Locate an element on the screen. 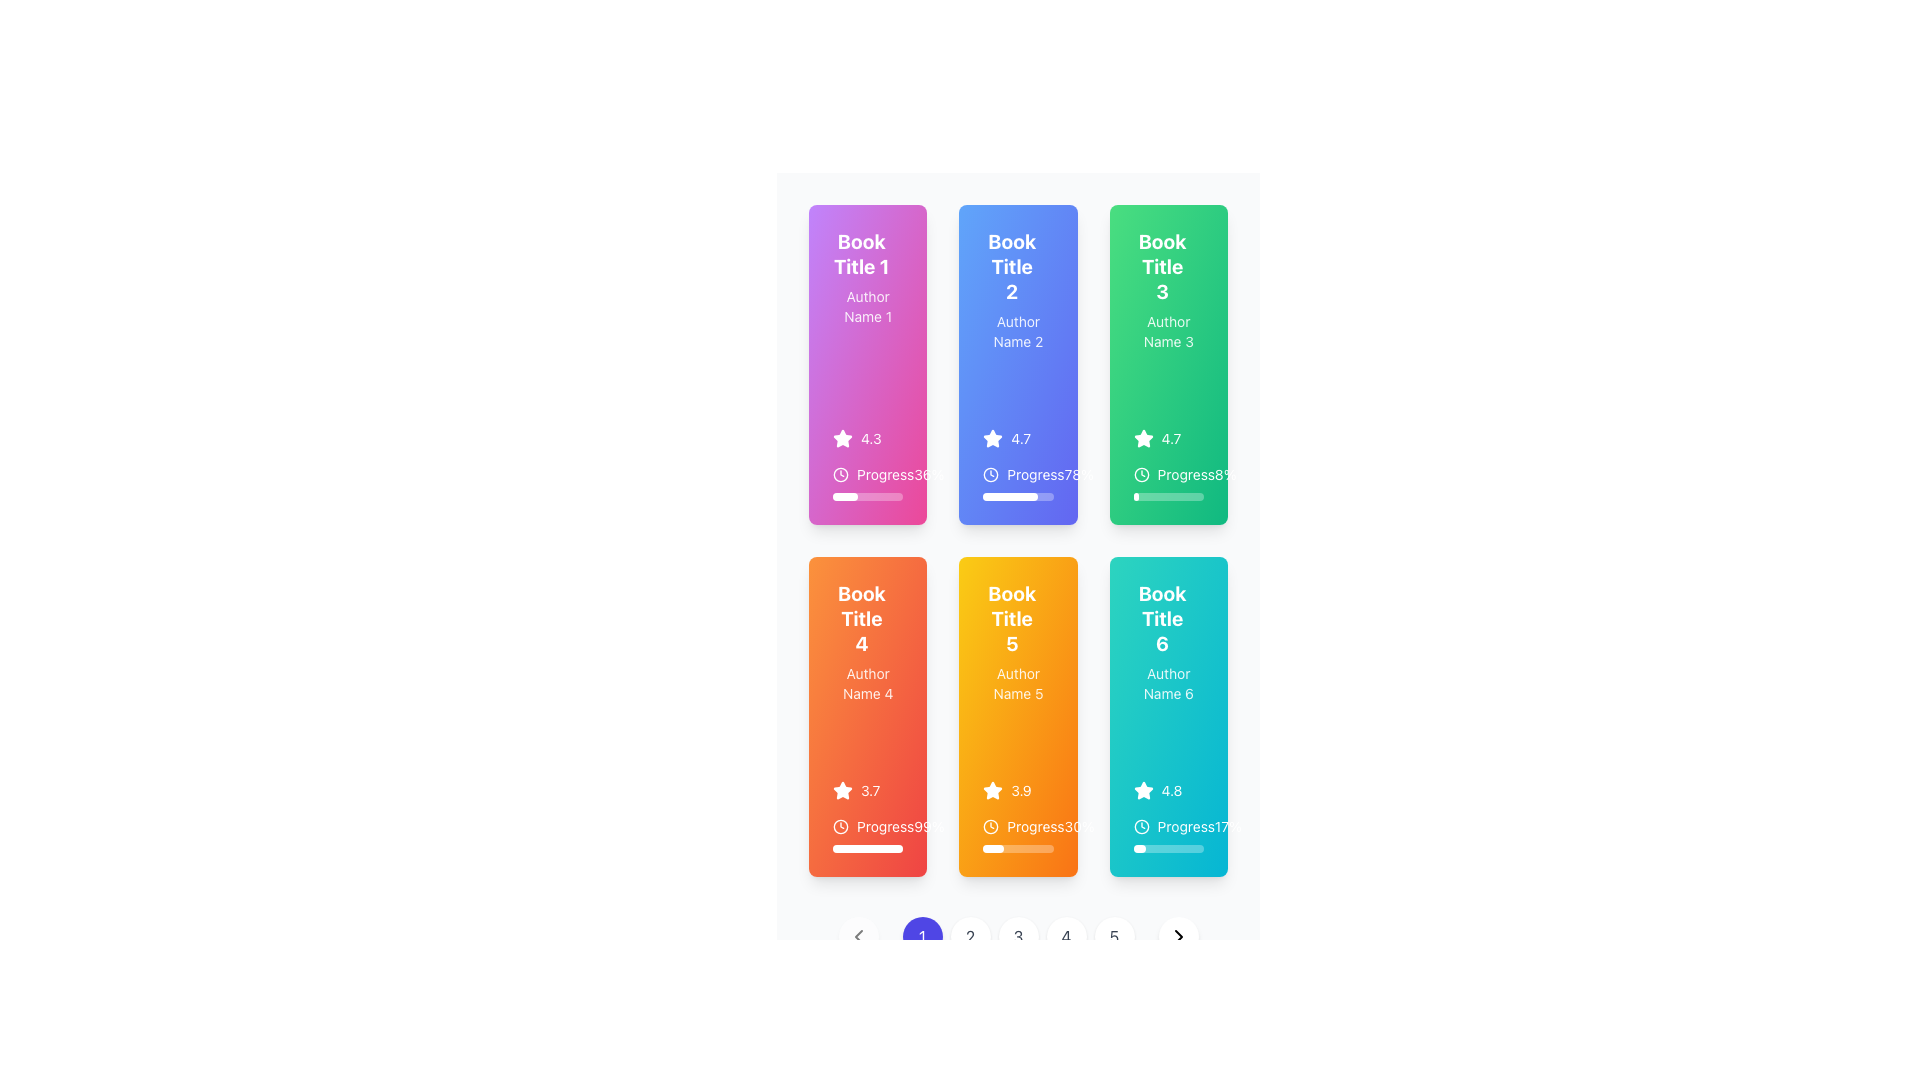 The height and width of the screenshot is (1080, 1920). the text label displaying 'Author Name 1', which is located below the title 'Book Title 1' within a pink background panel is located at coordinates (868, 307).